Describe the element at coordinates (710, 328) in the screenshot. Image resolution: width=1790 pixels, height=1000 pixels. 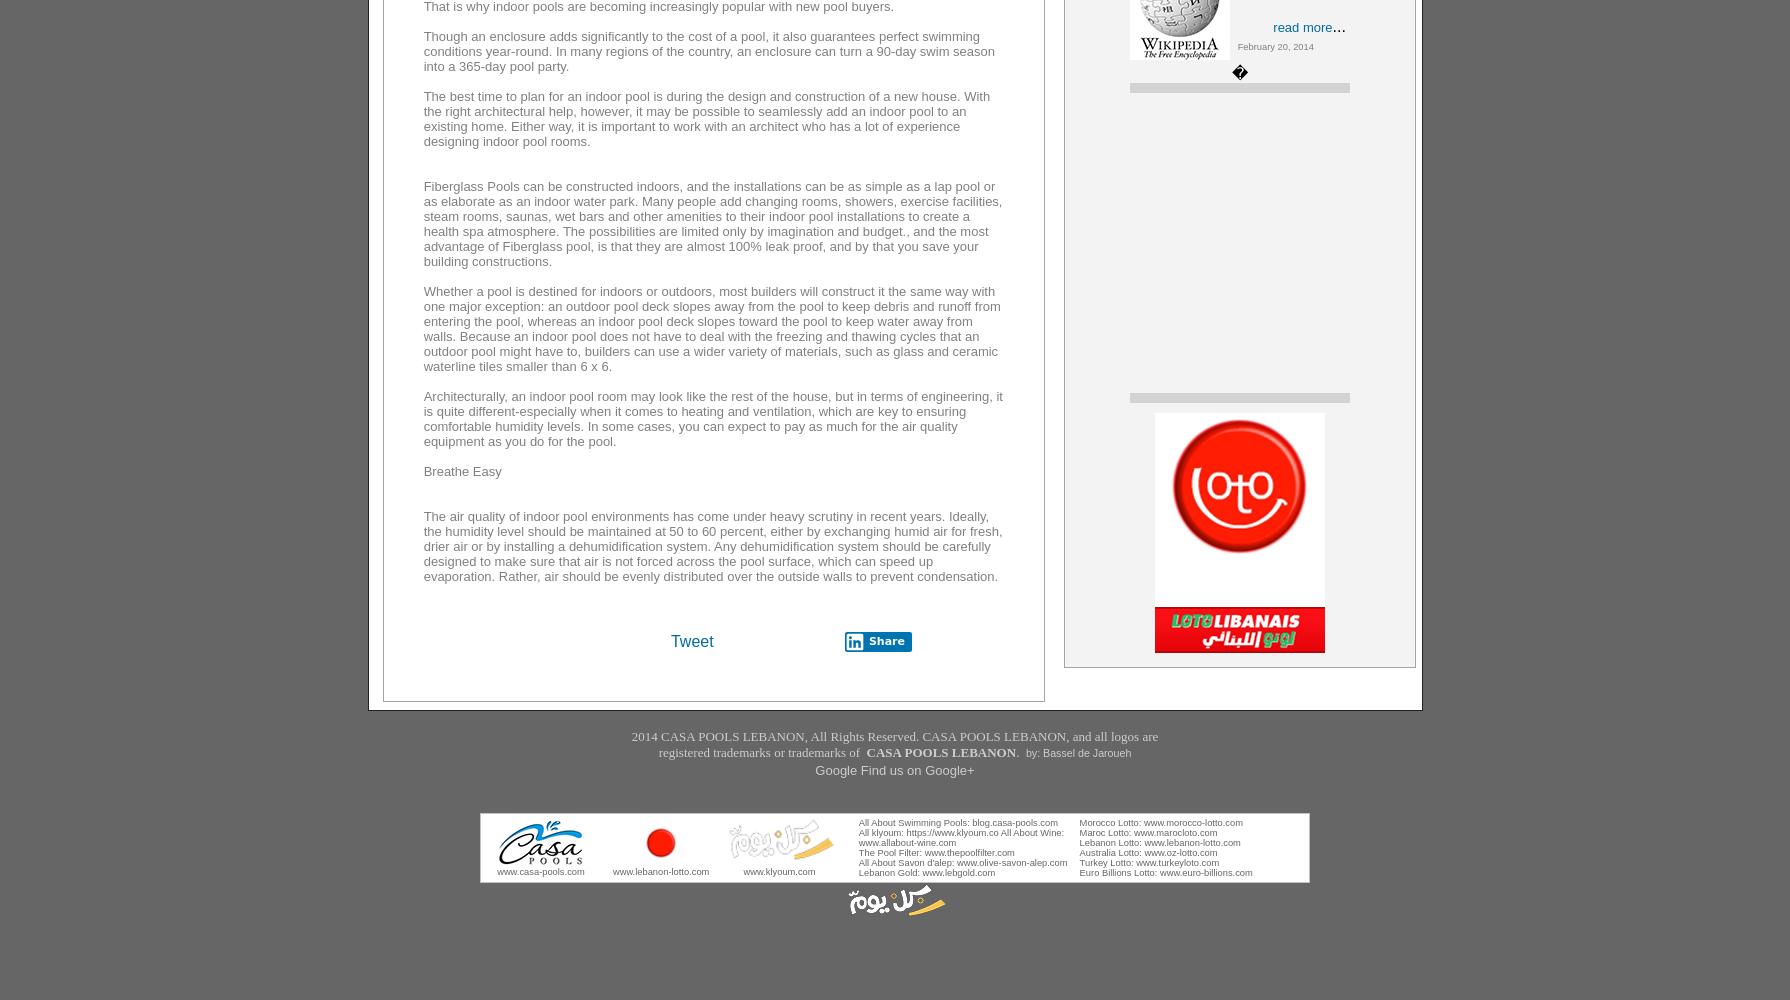
I see `'Whether a pool is destined for indoors or outdoors, most builders will construct it the same way with one major exception: an outdoor pool deck slopes away from the pool to keep debris and runoff from entering the pool, whereas an indoor pool deck slopes toward the pool to keep water away from walls. Because an indoor pool does not have to deal with the freezing and thawing cycles that an outdoor pool might have to, builders can use a wider variety of materials, such as glass and ceramic waterline tiles smaller than 6 x 6.'` at that location.